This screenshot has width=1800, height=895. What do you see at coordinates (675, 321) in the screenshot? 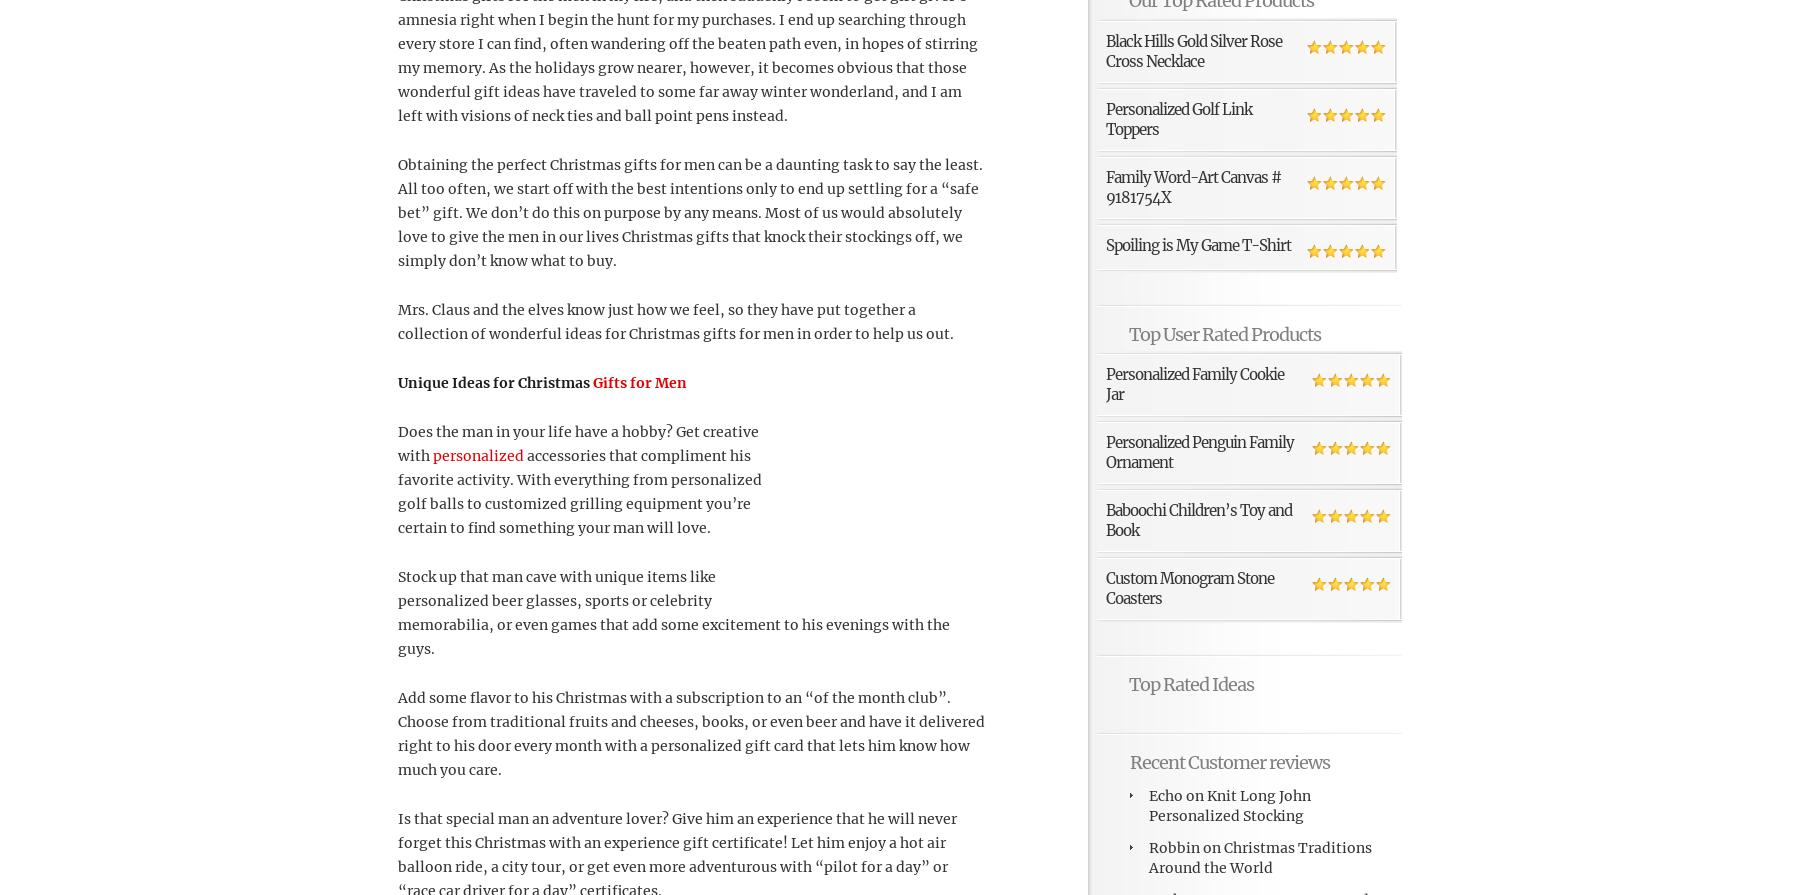
I see `'Mrs. Claus and the elves know just how we feel, so they have put together a collection of wonderful ideas for Christmas gifts for men in order to help us out.'` at bounding box center [675, 321].